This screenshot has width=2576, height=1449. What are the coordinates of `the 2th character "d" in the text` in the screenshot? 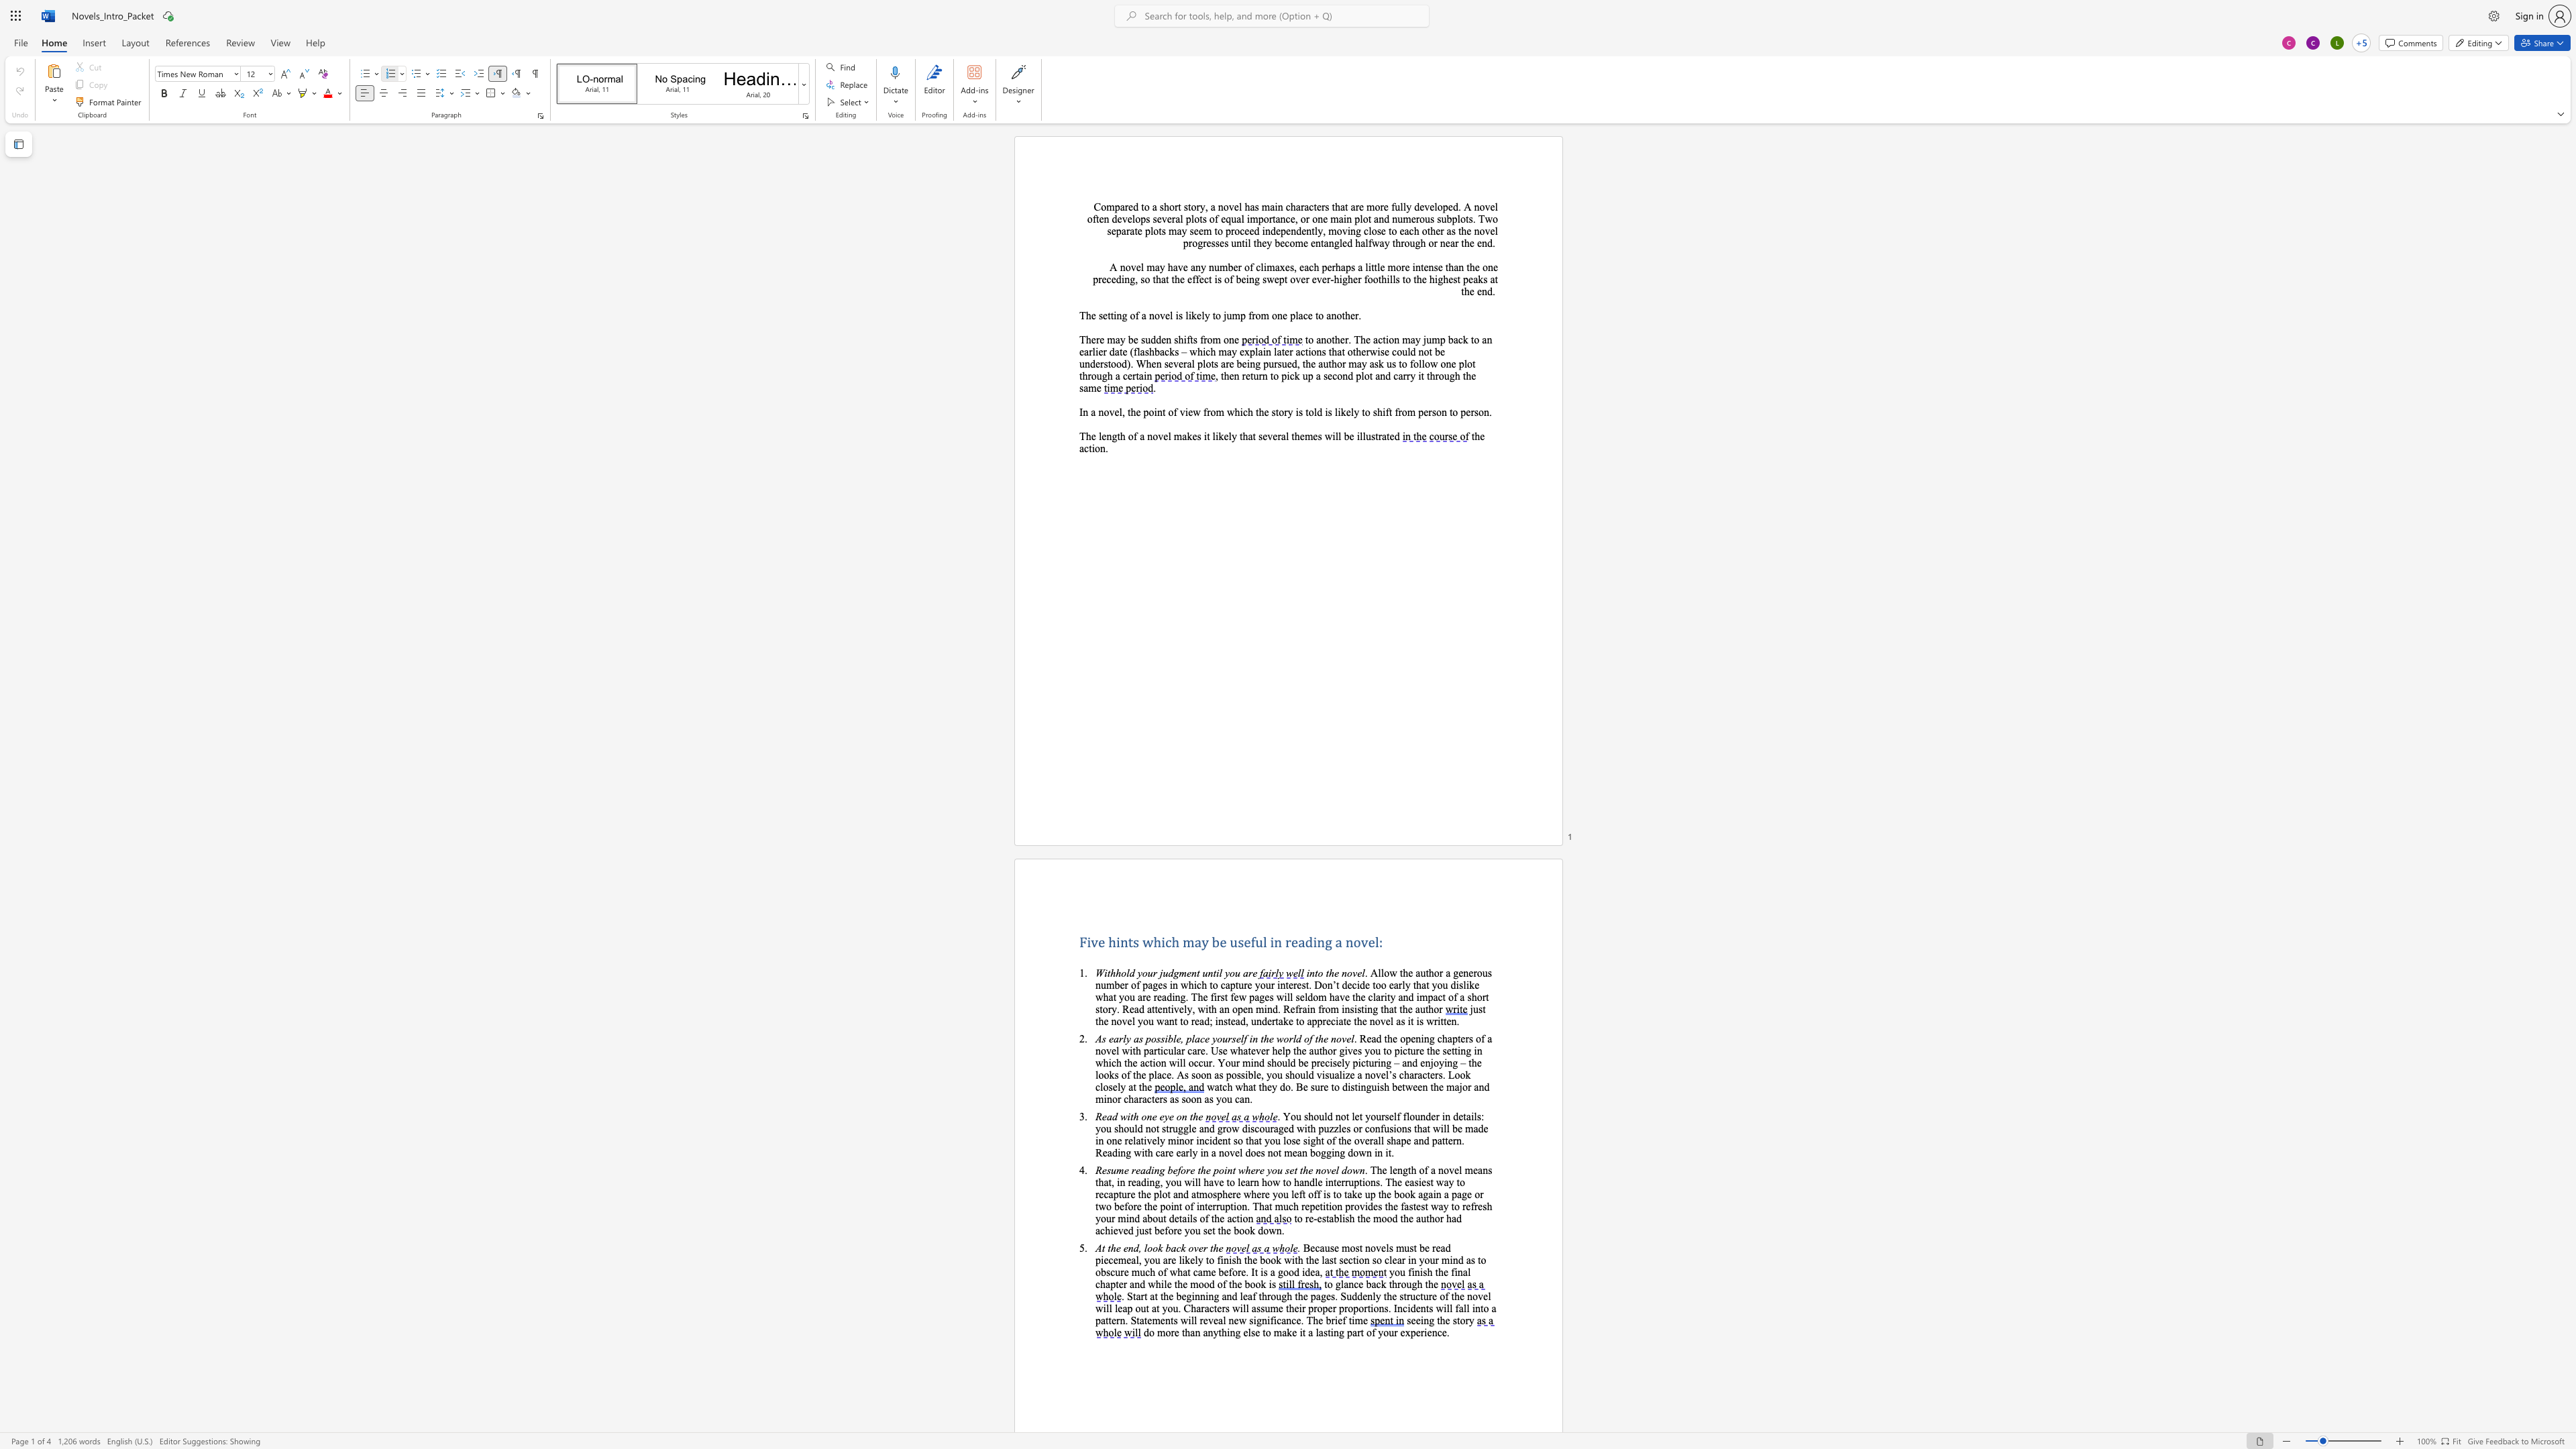 It's located at (1344, 1170).